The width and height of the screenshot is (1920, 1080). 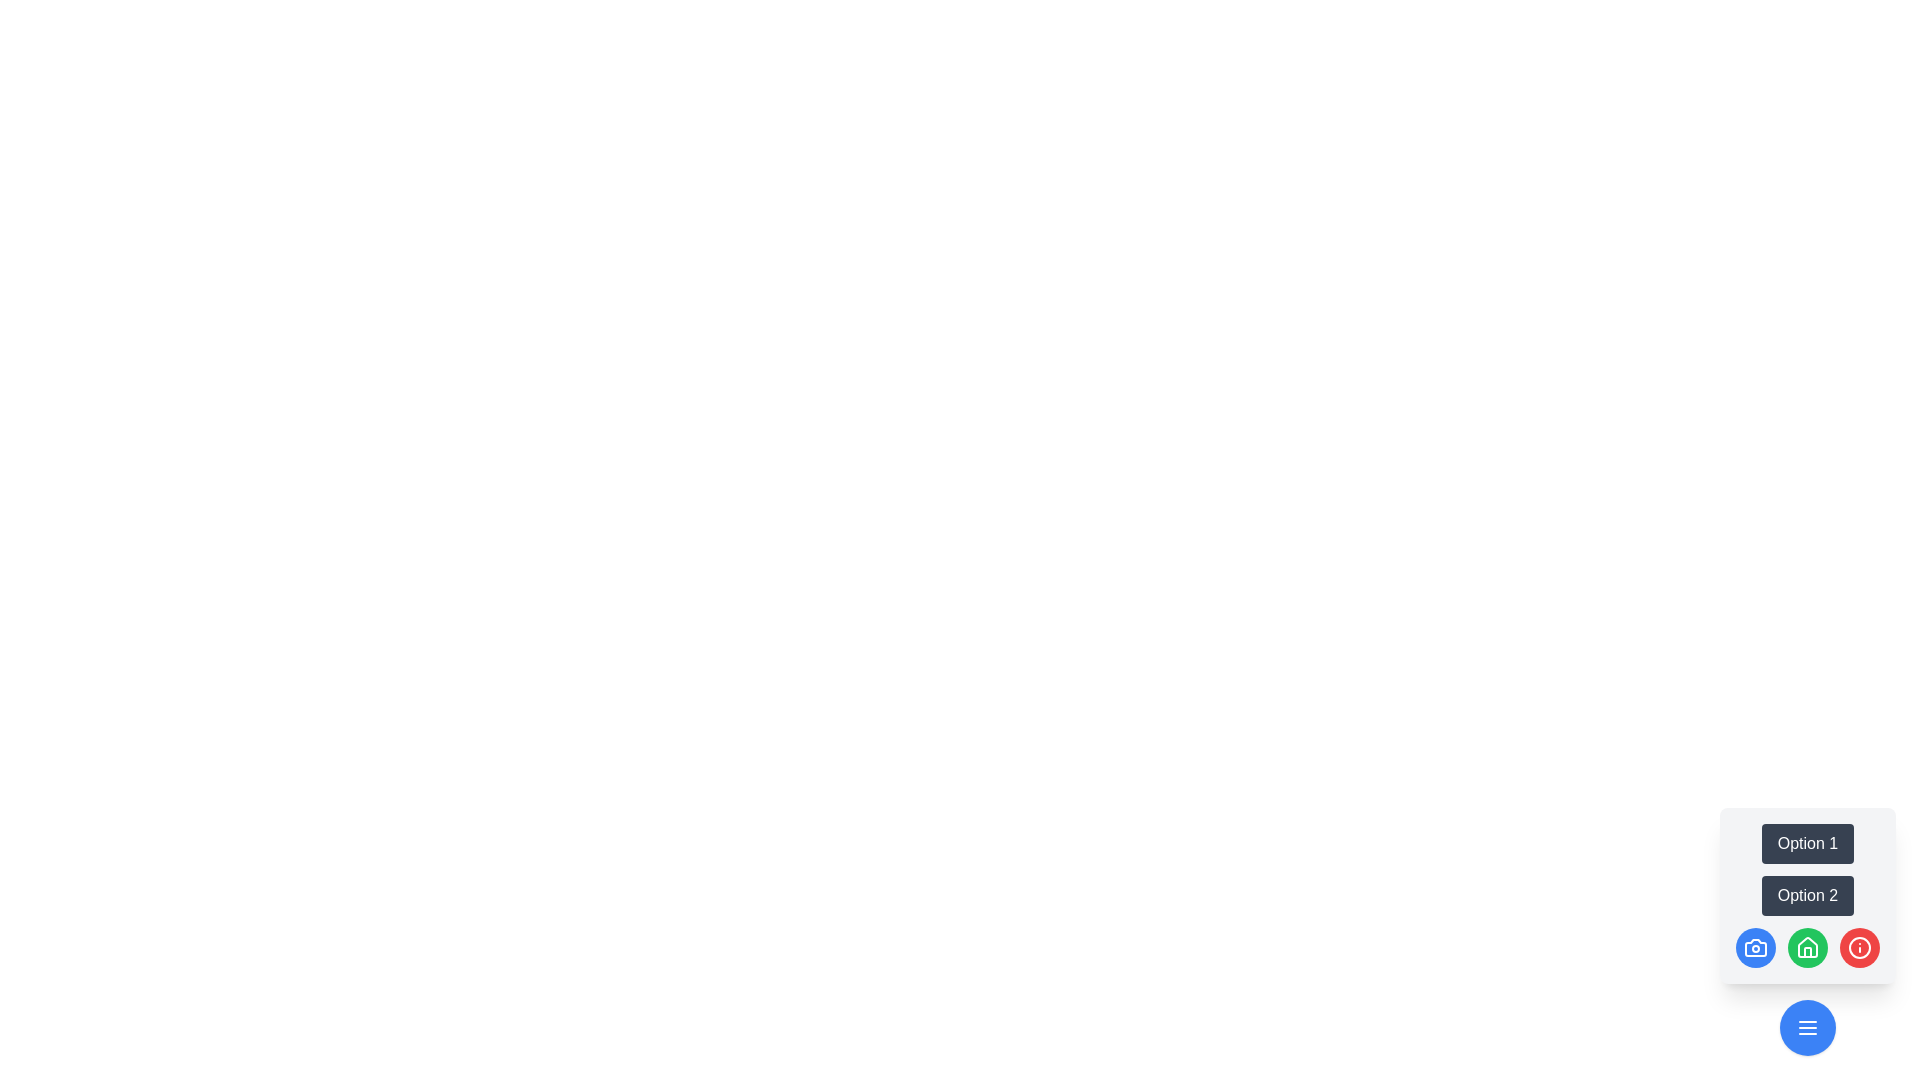 I want to click on the 'Option 2' button located in the lower right corner of the interface, which is the second button in the vertical list, so click(x=1808, y=894).